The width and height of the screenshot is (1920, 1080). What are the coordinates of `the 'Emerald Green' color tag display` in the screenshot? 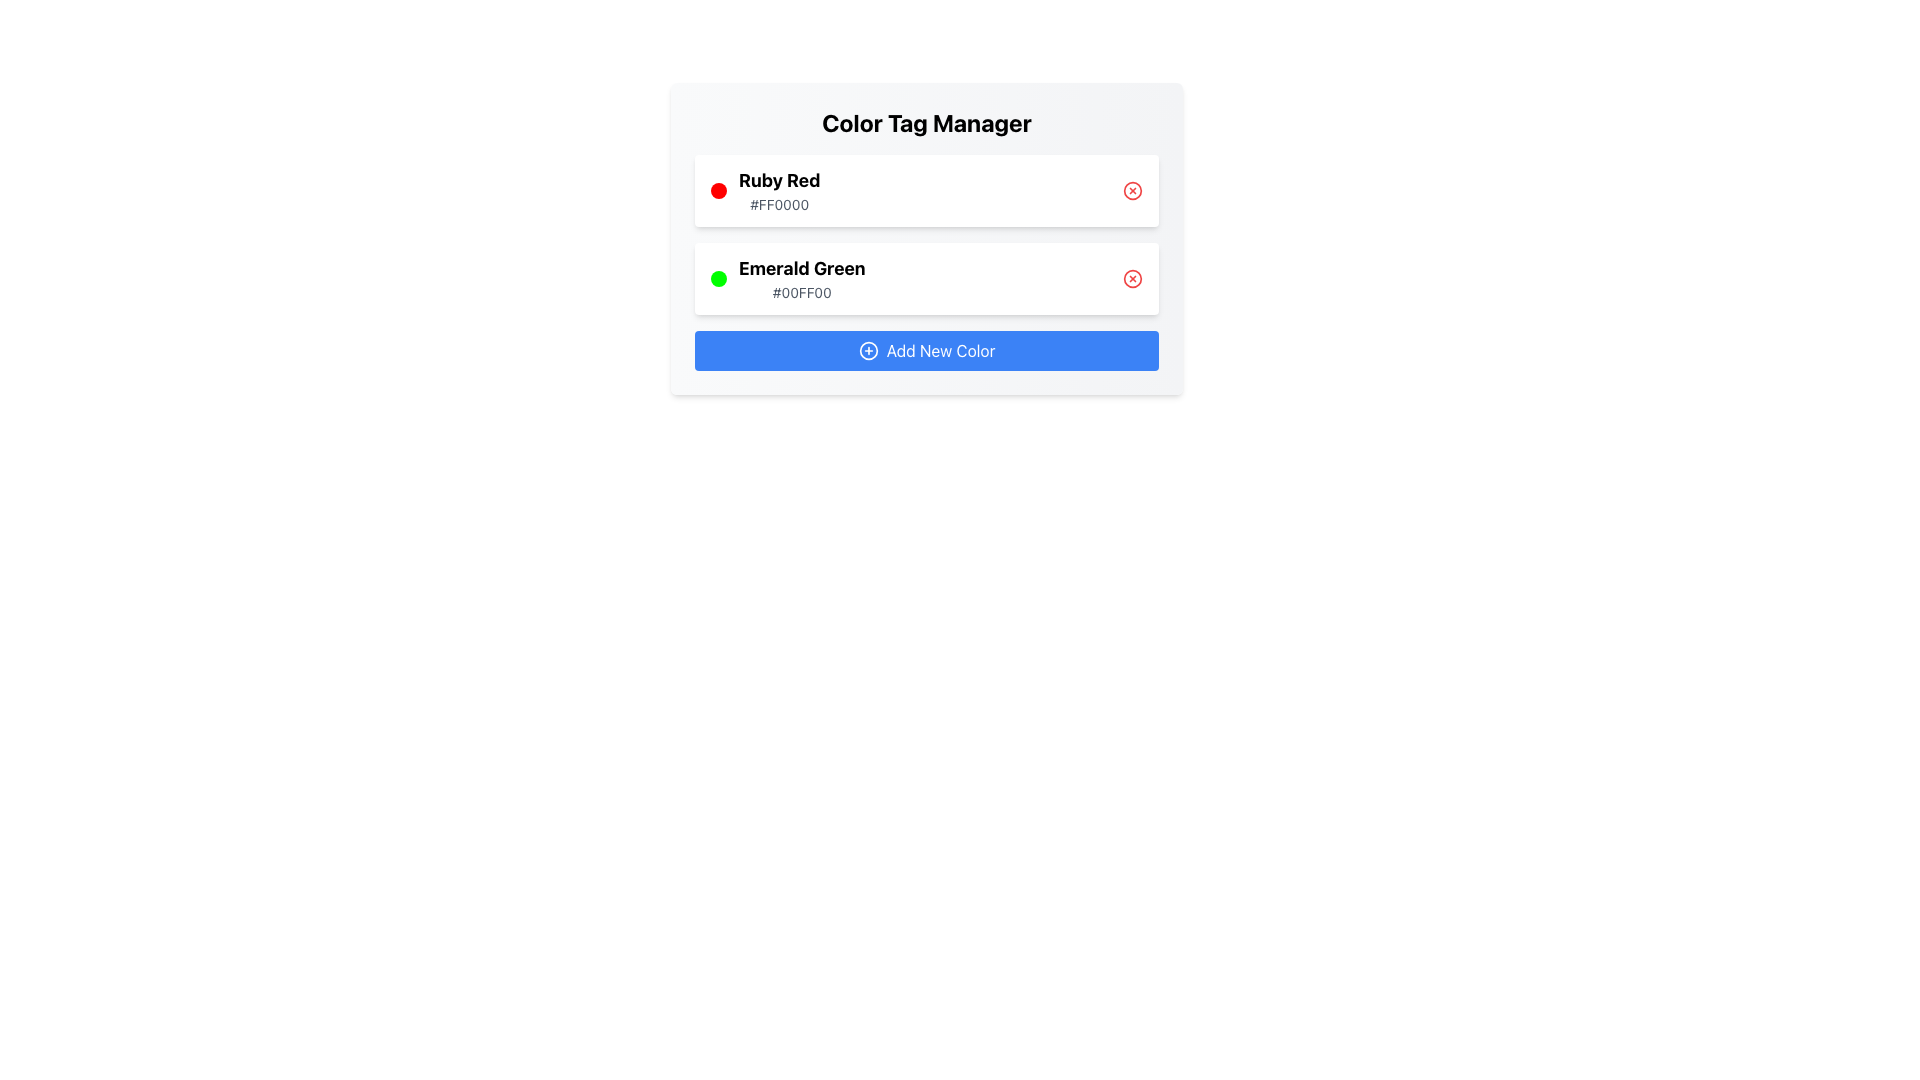 It's located at (787, 278).